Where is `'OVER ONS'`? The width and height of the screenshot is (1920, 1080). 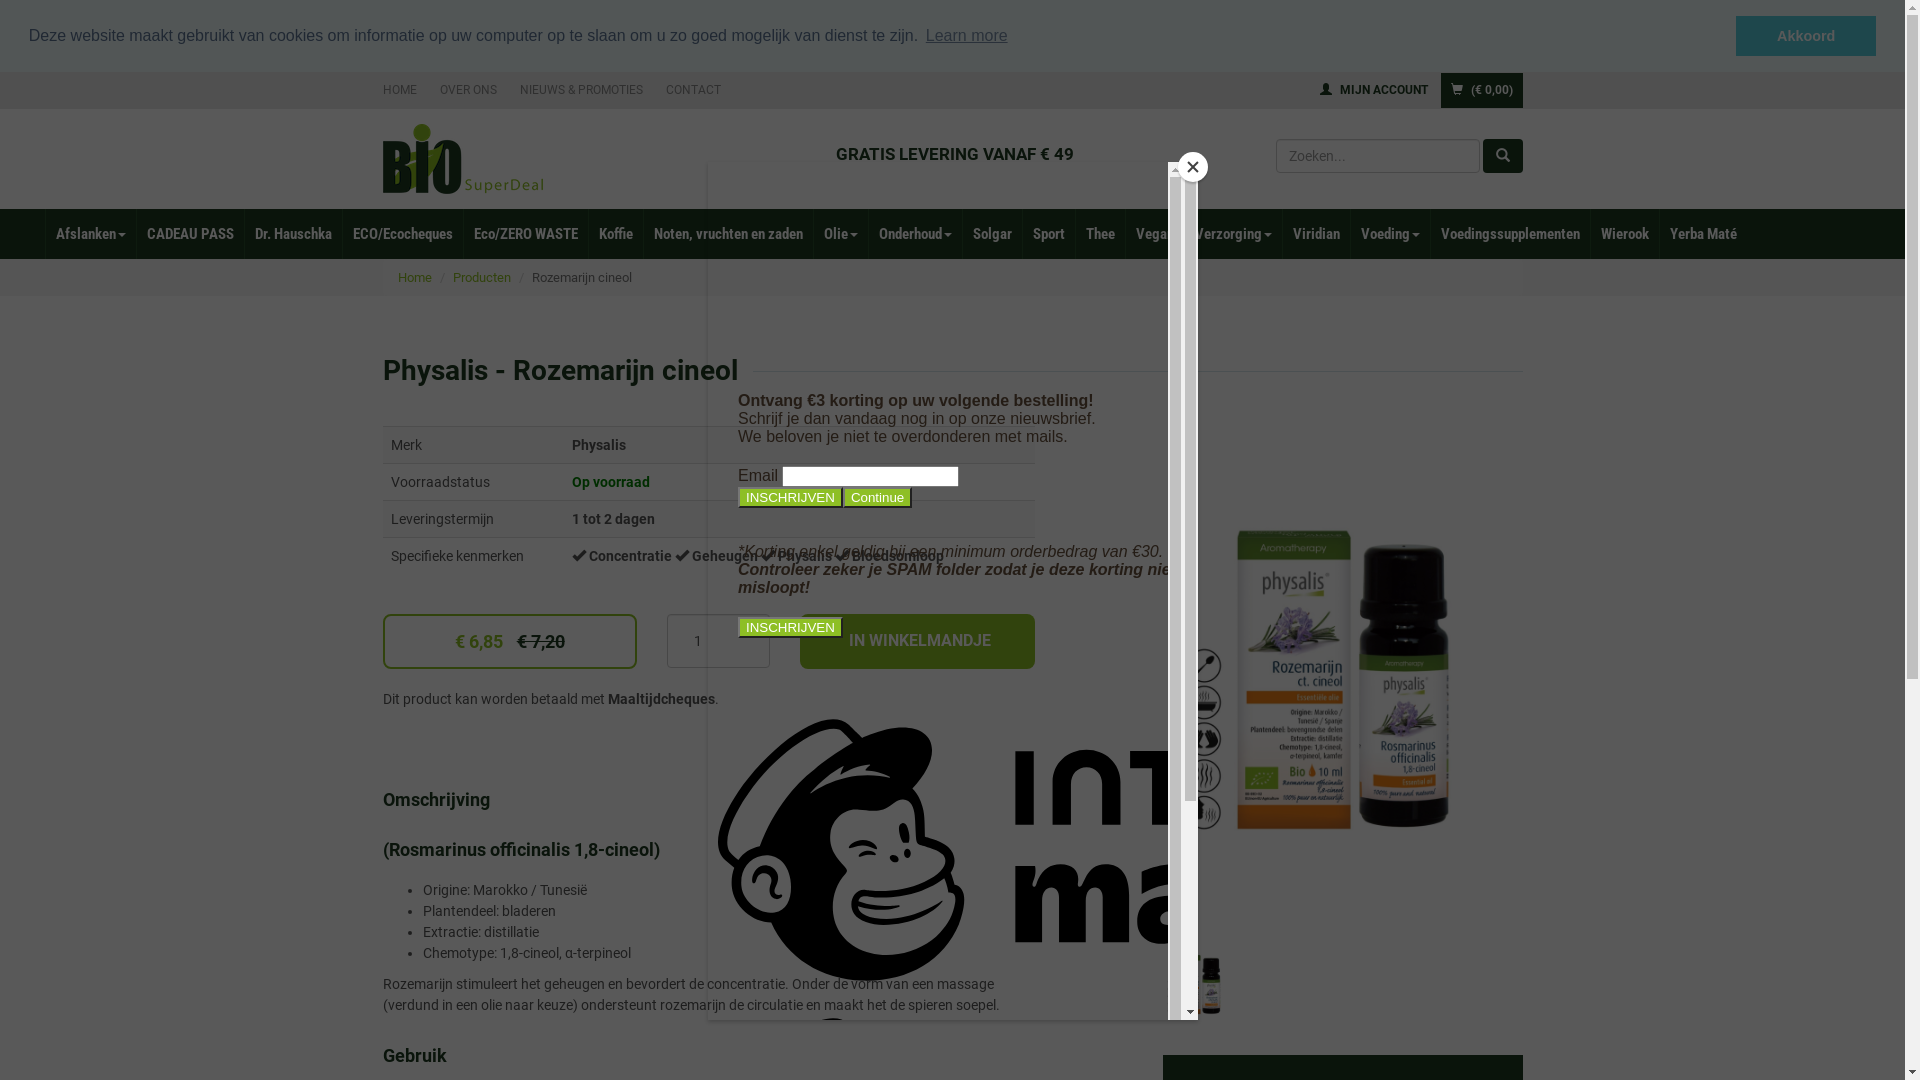
'OVER ONS' is located at coordinates (467, 87).